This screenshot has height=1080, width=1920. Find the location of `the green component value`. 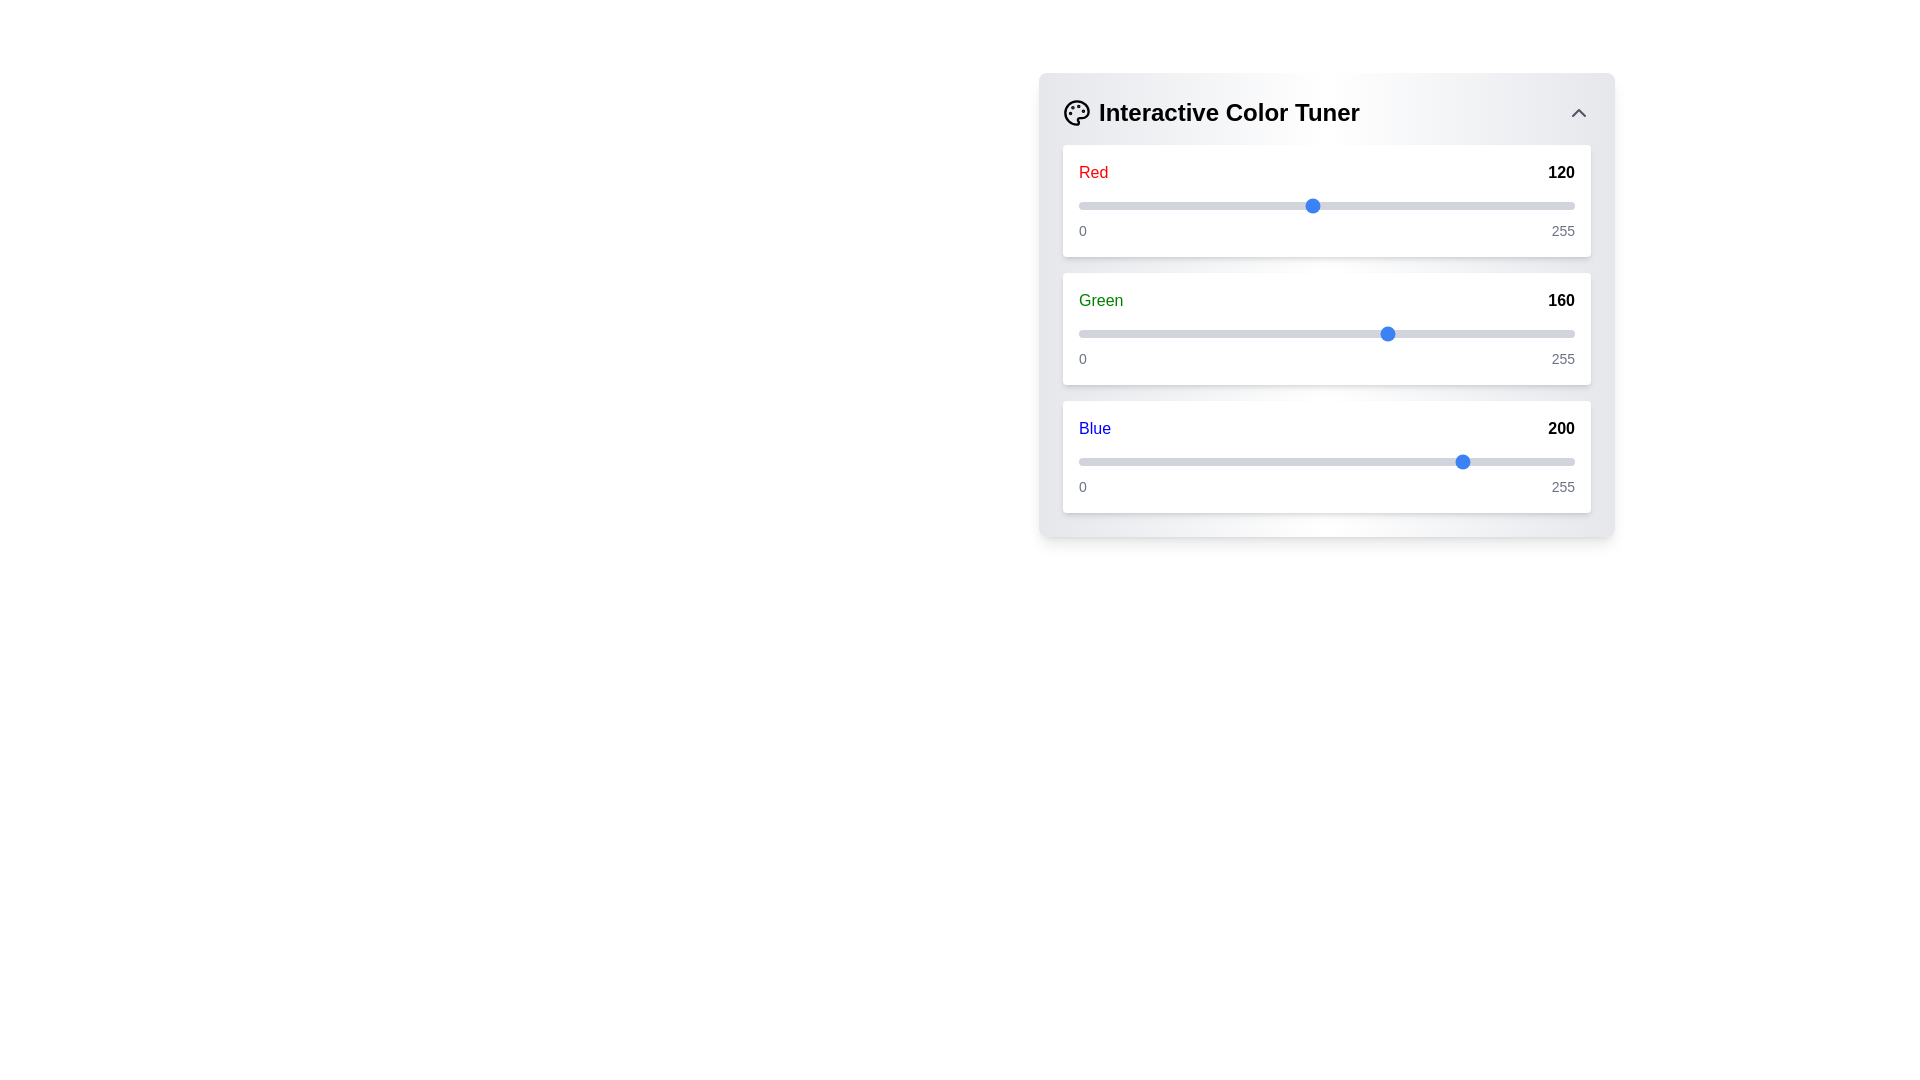

the green component value is located at coordinates (1428, 333).